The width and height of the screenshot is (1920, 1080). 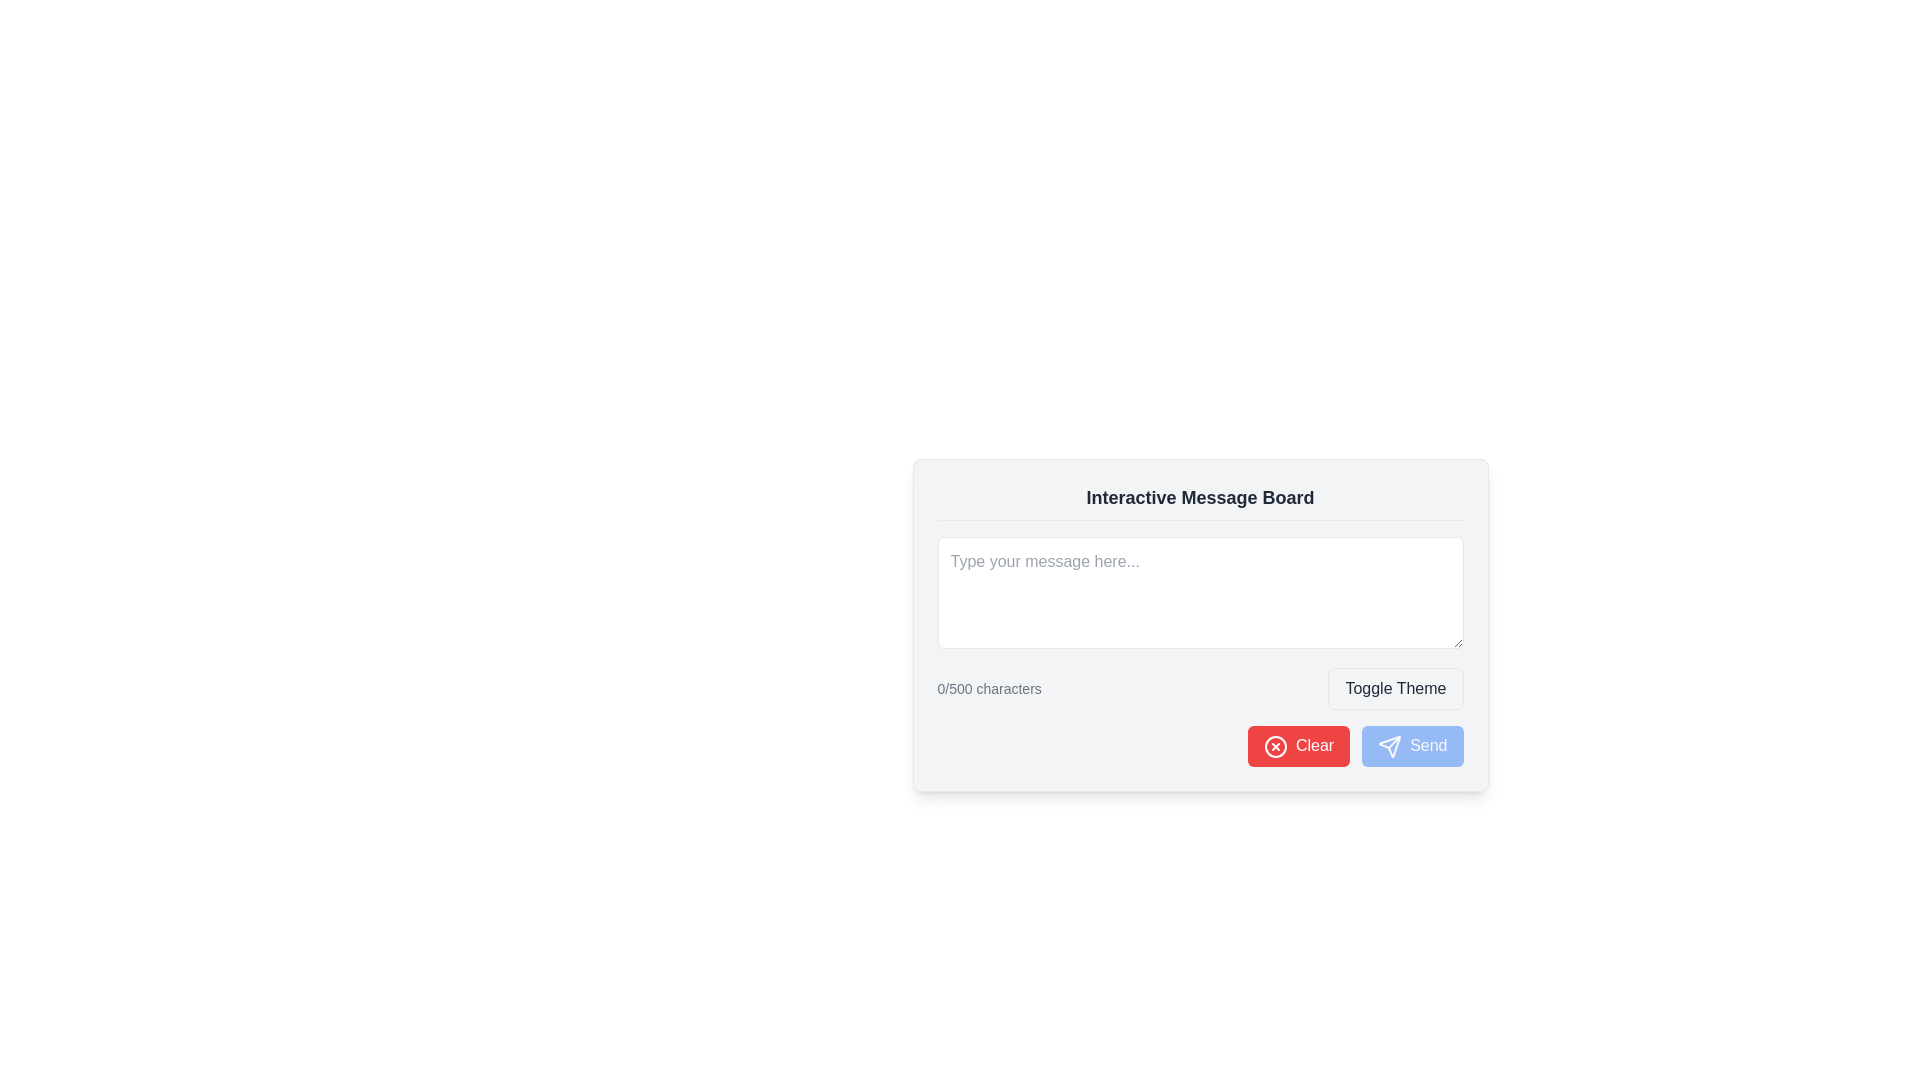 I want to click on the graphical design of the icon located within the 'Clear' button, which is positioned in the bottom right of the 'Interactive Message Board' interface, so click(x=1274, y=746).